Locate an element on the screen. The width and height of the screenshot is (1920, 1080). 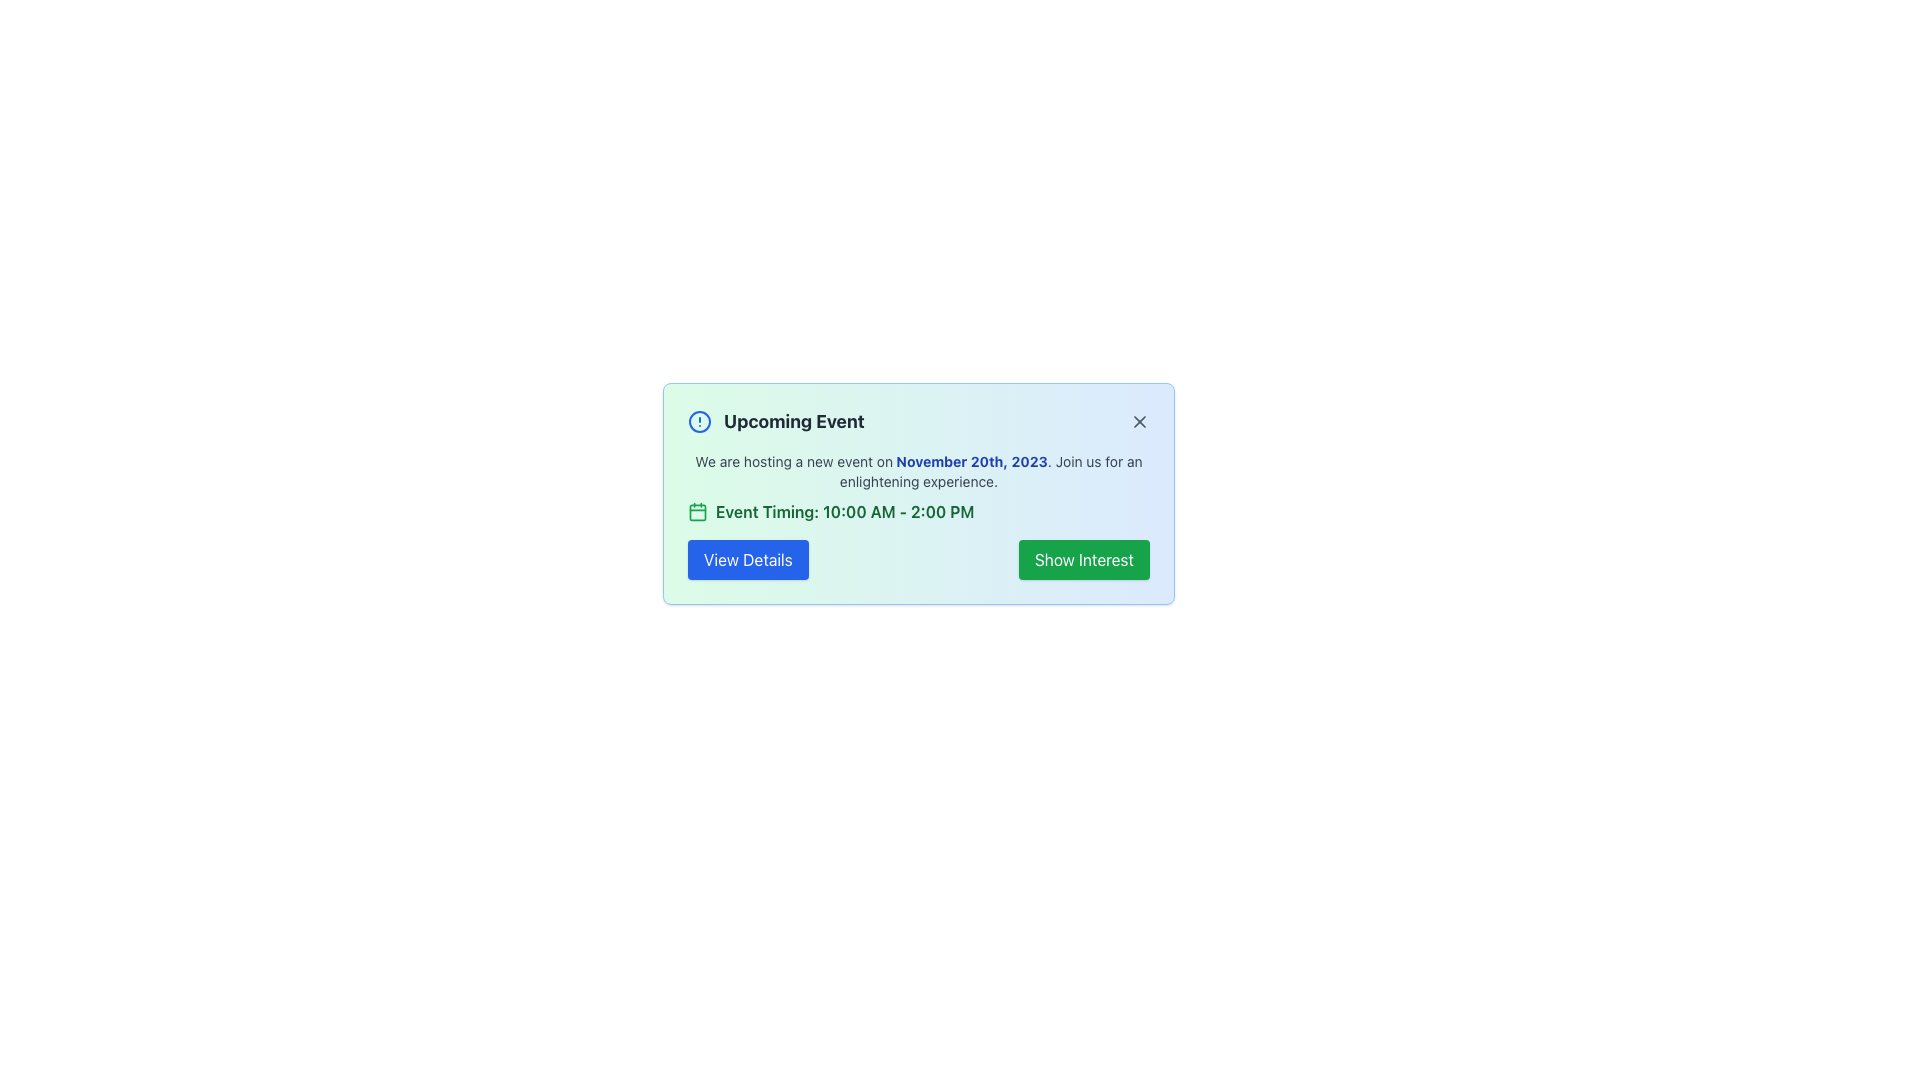
the Text label that provides event timing details, located under the 'Upcoming Event' text, next to the green calendar icon is located at coordinates (845, 511).